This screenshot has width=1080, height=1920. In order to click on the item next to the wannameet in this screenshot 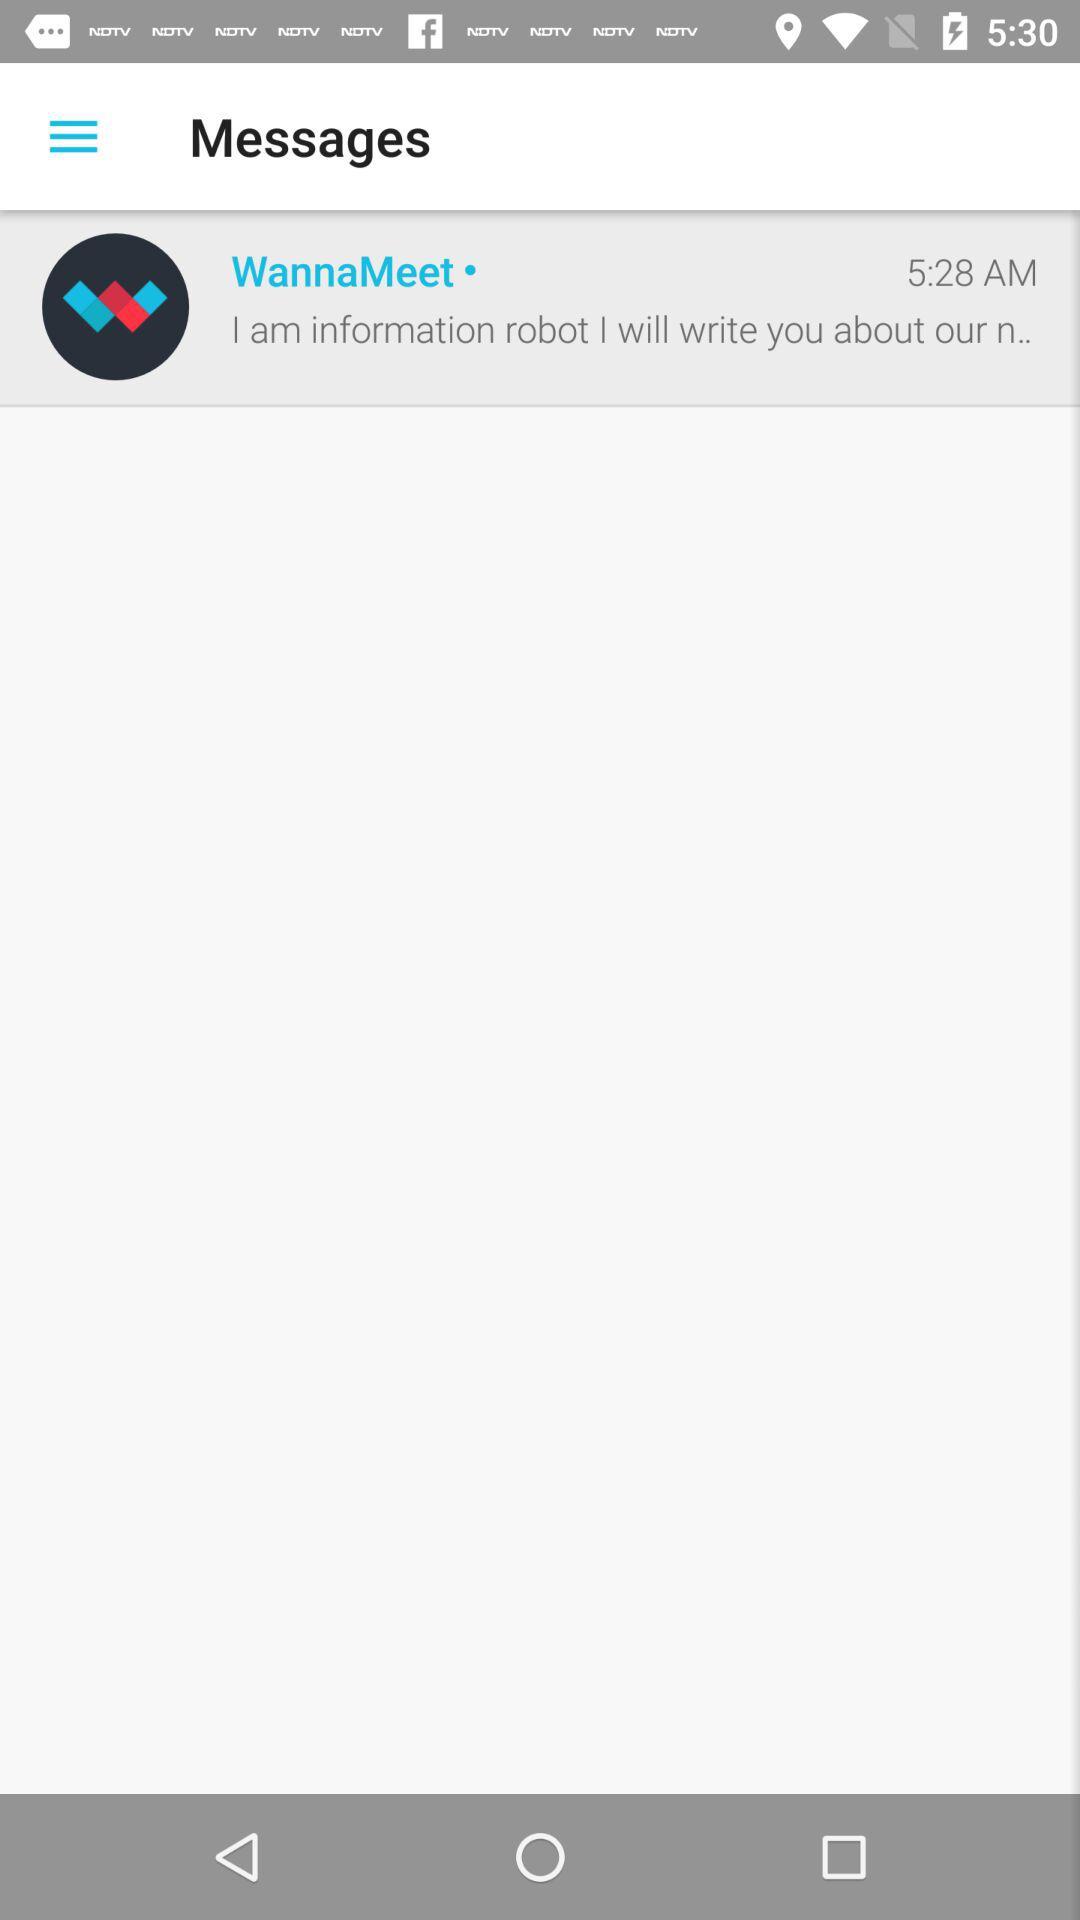, I will do `click(971, 270)`.